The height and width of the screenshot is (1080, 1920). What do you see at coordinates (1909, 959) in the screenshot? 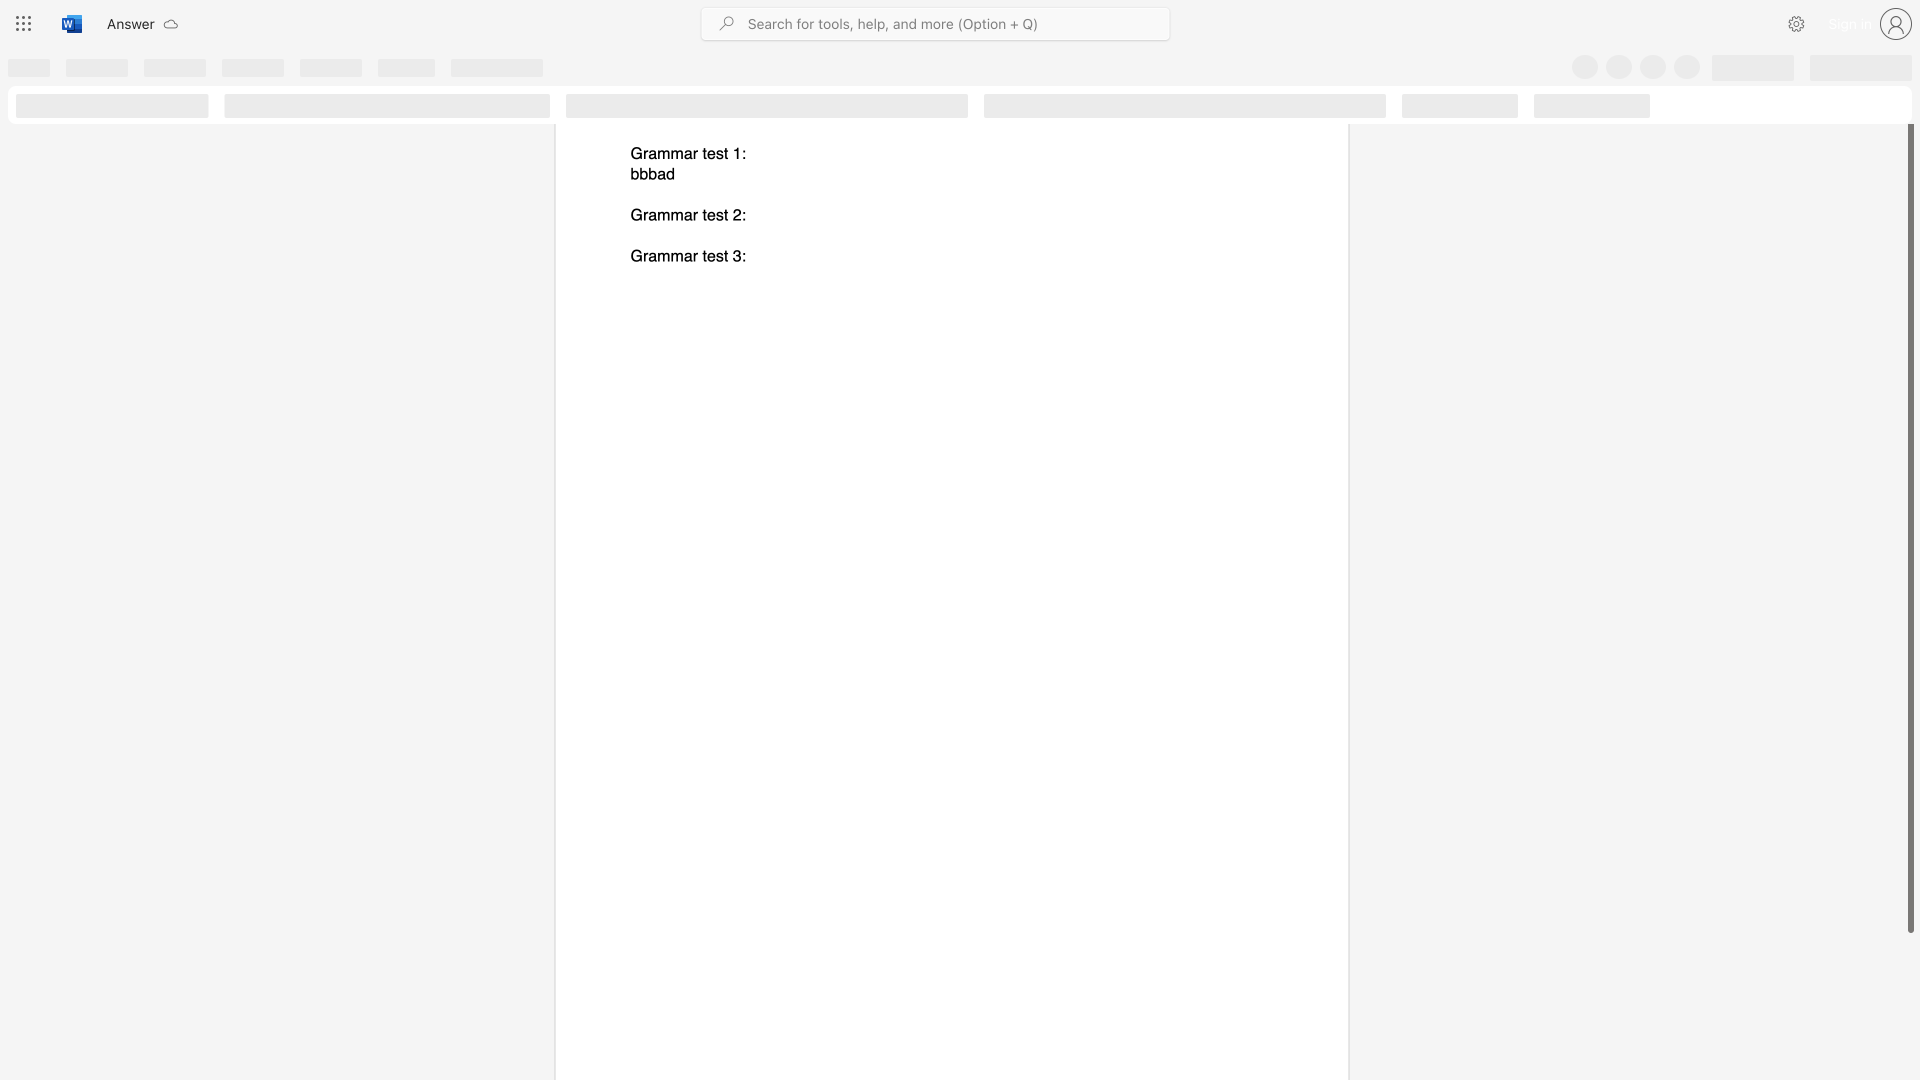
I see `the scrollbar on the right side to scroll the page down` at bounding box center [1909, 959].